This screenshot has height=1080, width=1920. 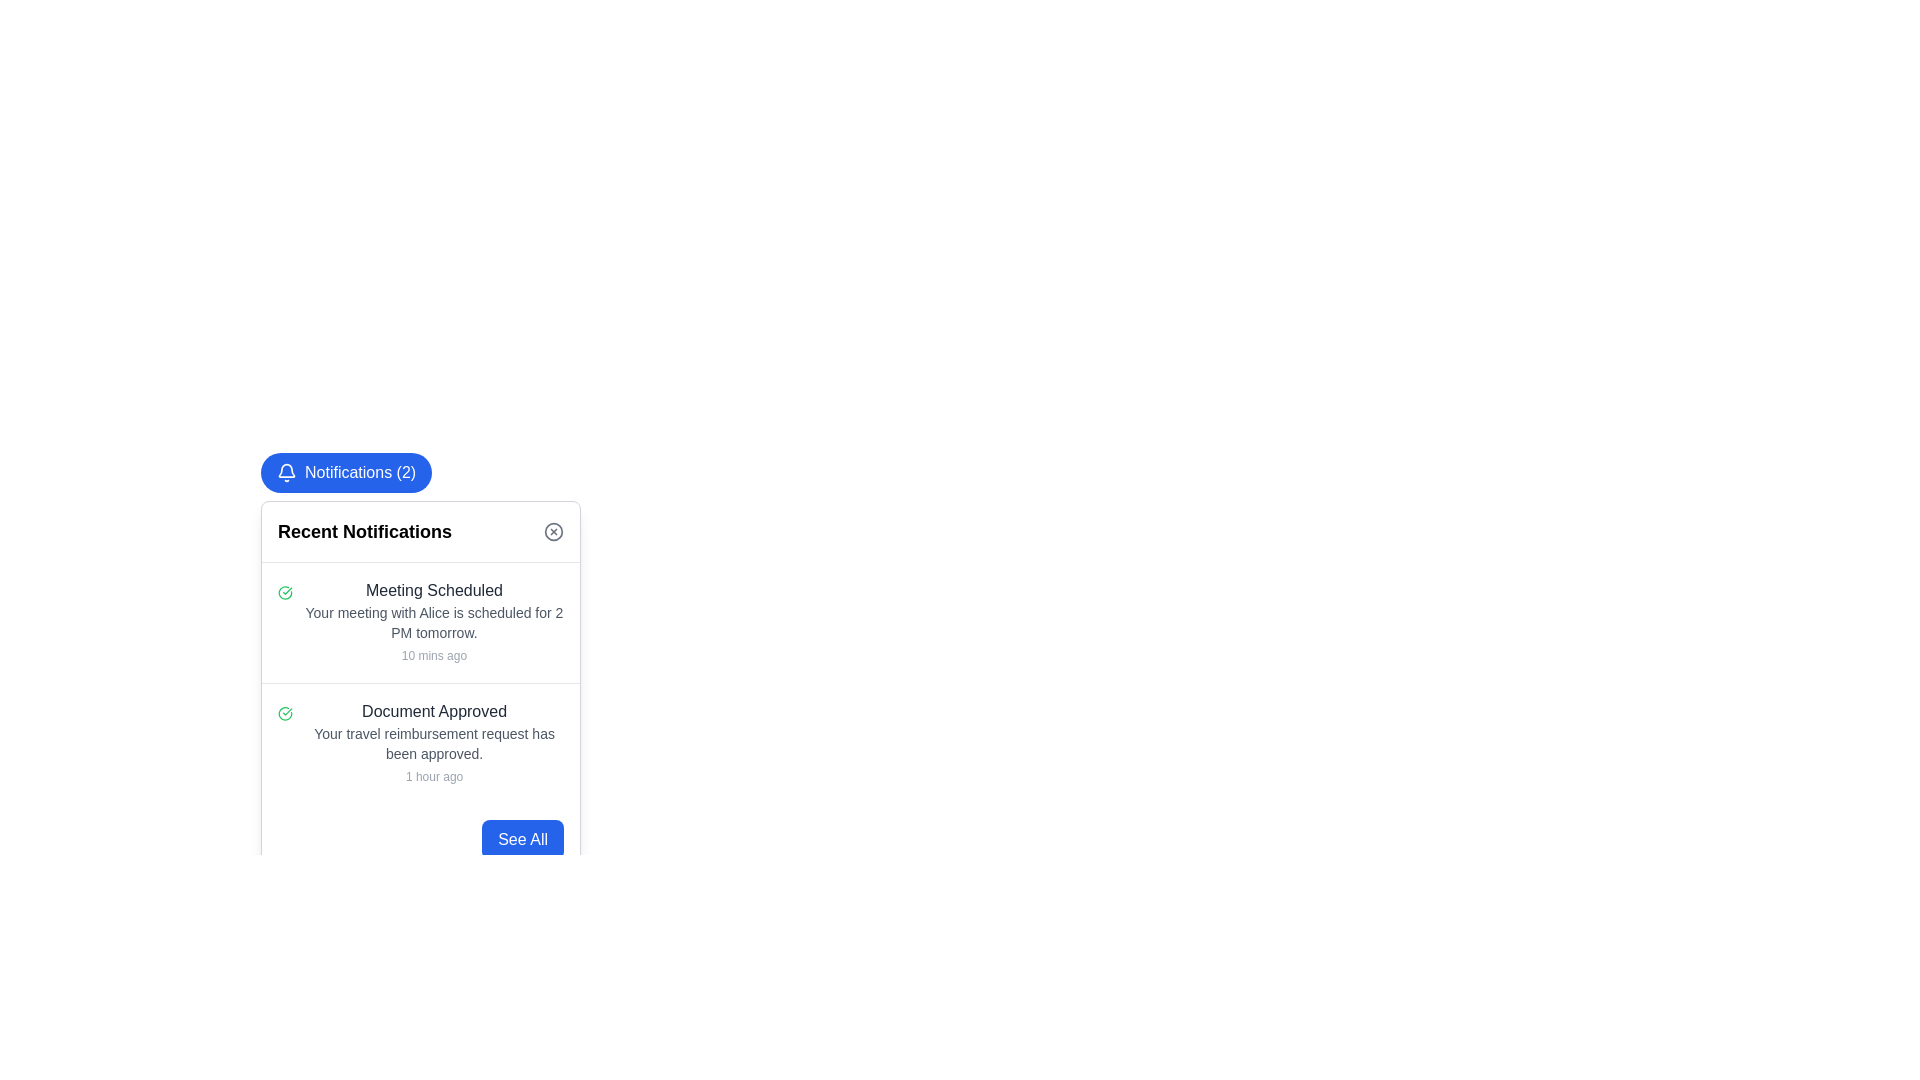 I want to click on the Notification card that informs about the upcoming meeting with Alice scheduled for 2 PM tomorrow, located at the top of the 'Recent Notifications' section in the notification panel, so click(x=420, y=622).